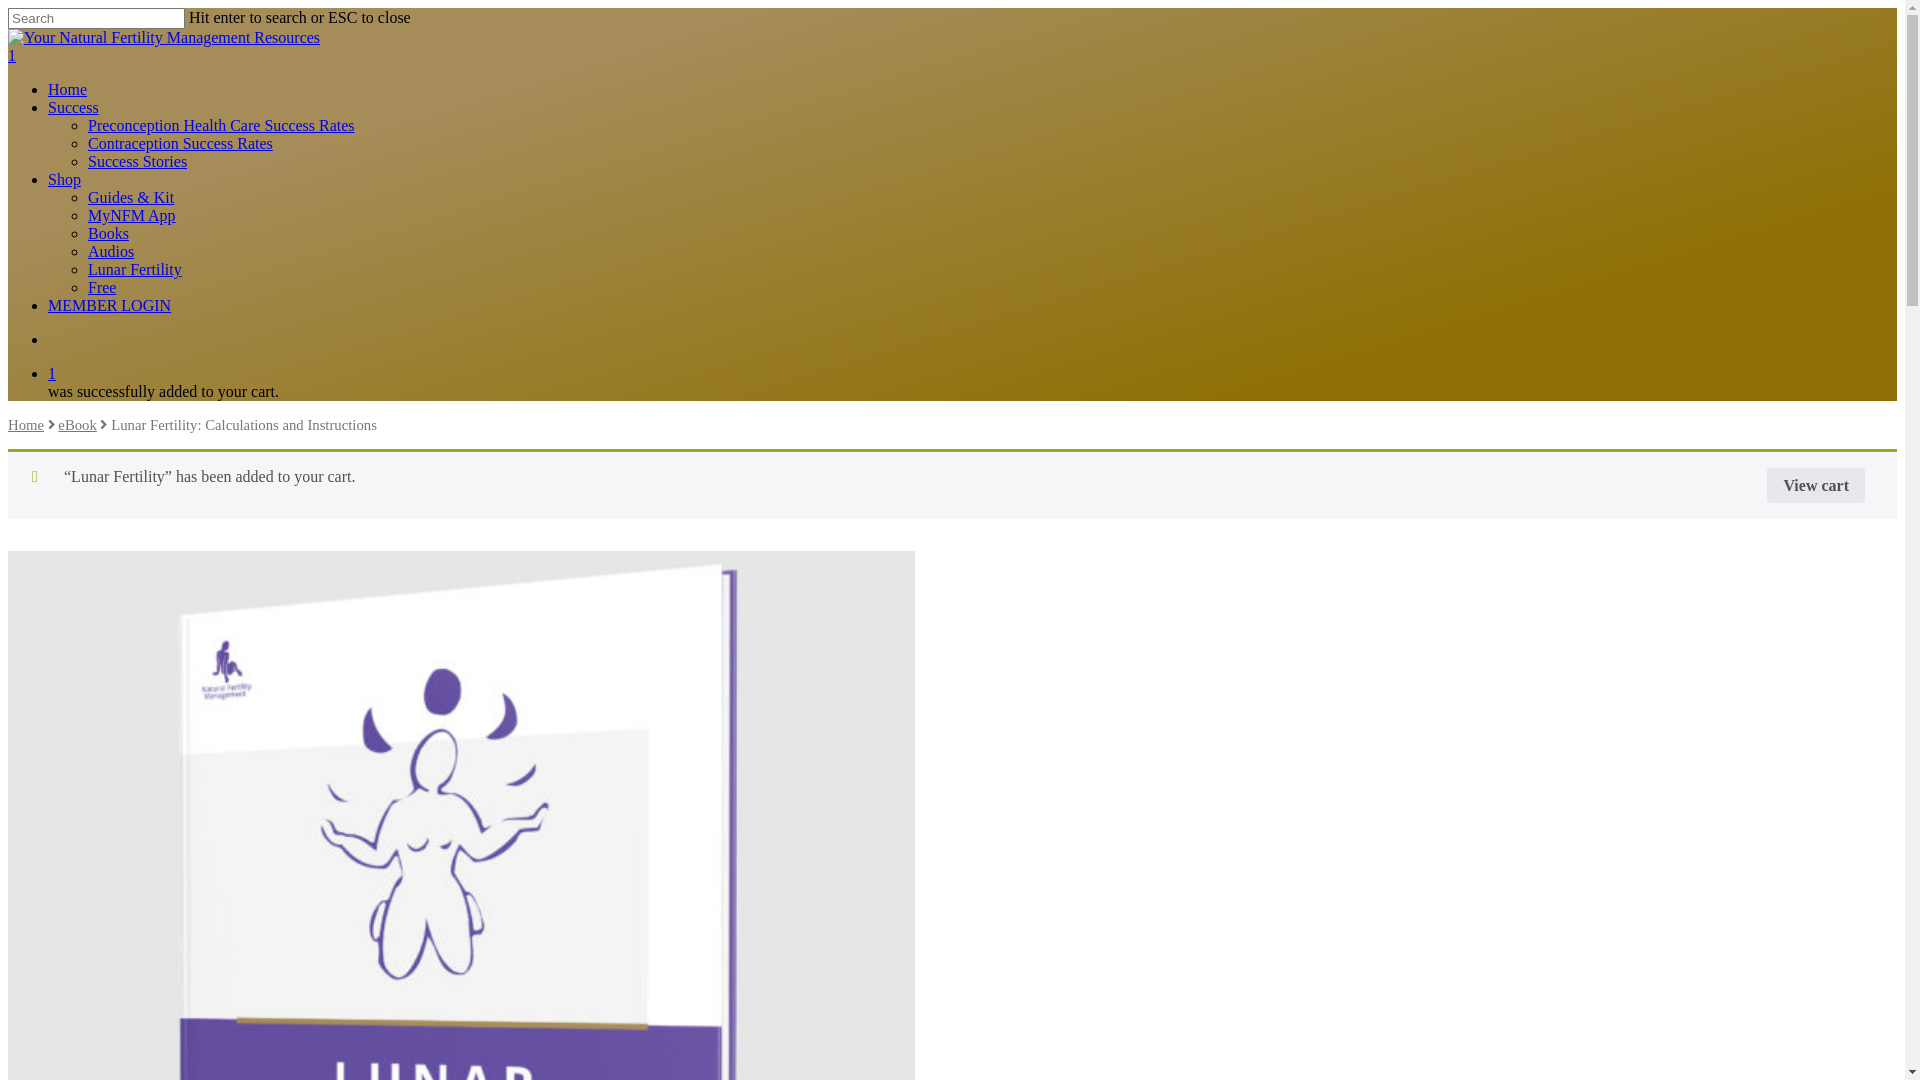 The image size is (1920, 1080). Describe the element at coordinates (1815, 486) in the screenshot. I see `'View cart'` at that location.